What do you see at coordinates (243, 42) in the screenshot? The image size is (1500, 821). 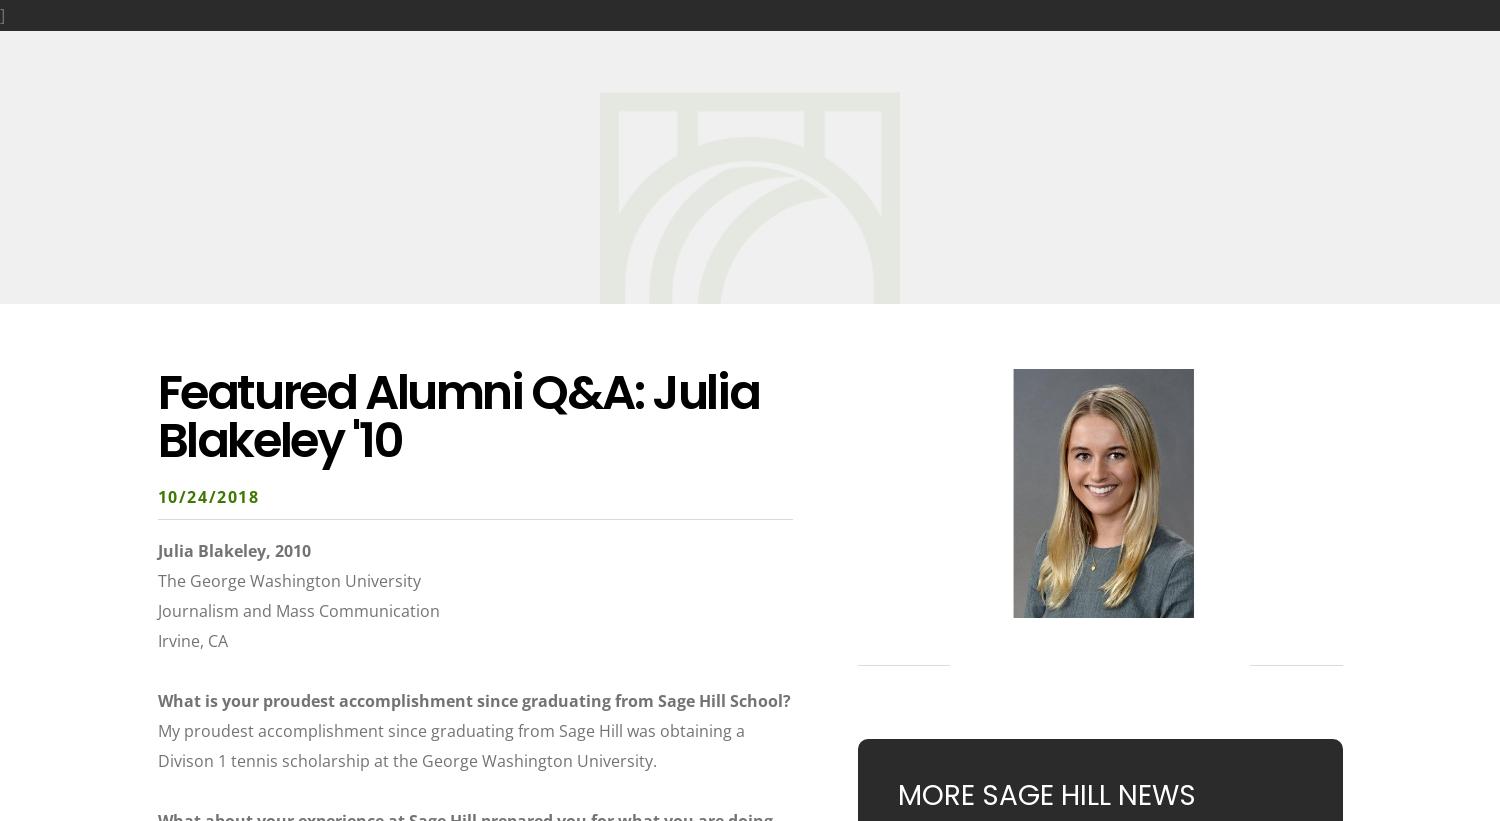 I see `'About'` at bounding box center [243, 42].